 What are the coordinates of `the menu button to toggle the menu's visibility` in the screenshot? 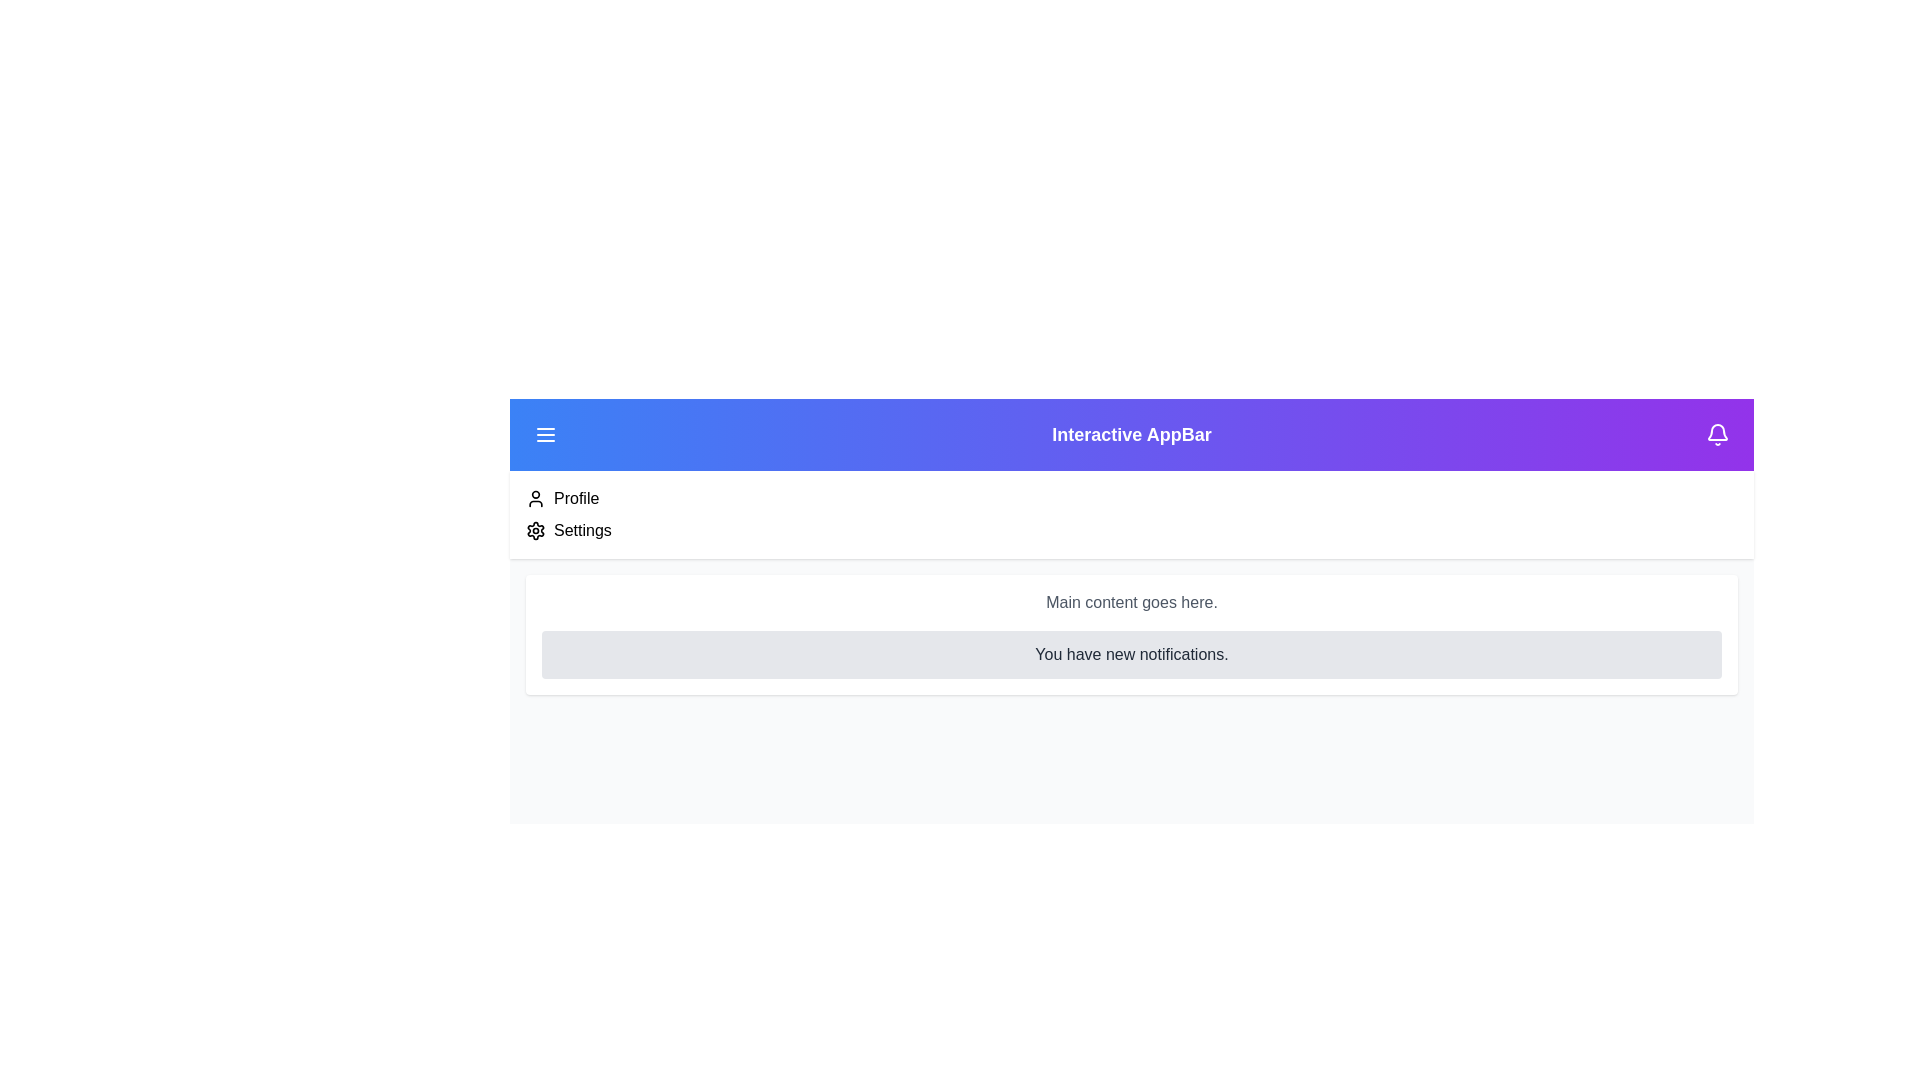 It's located at (546, 434).